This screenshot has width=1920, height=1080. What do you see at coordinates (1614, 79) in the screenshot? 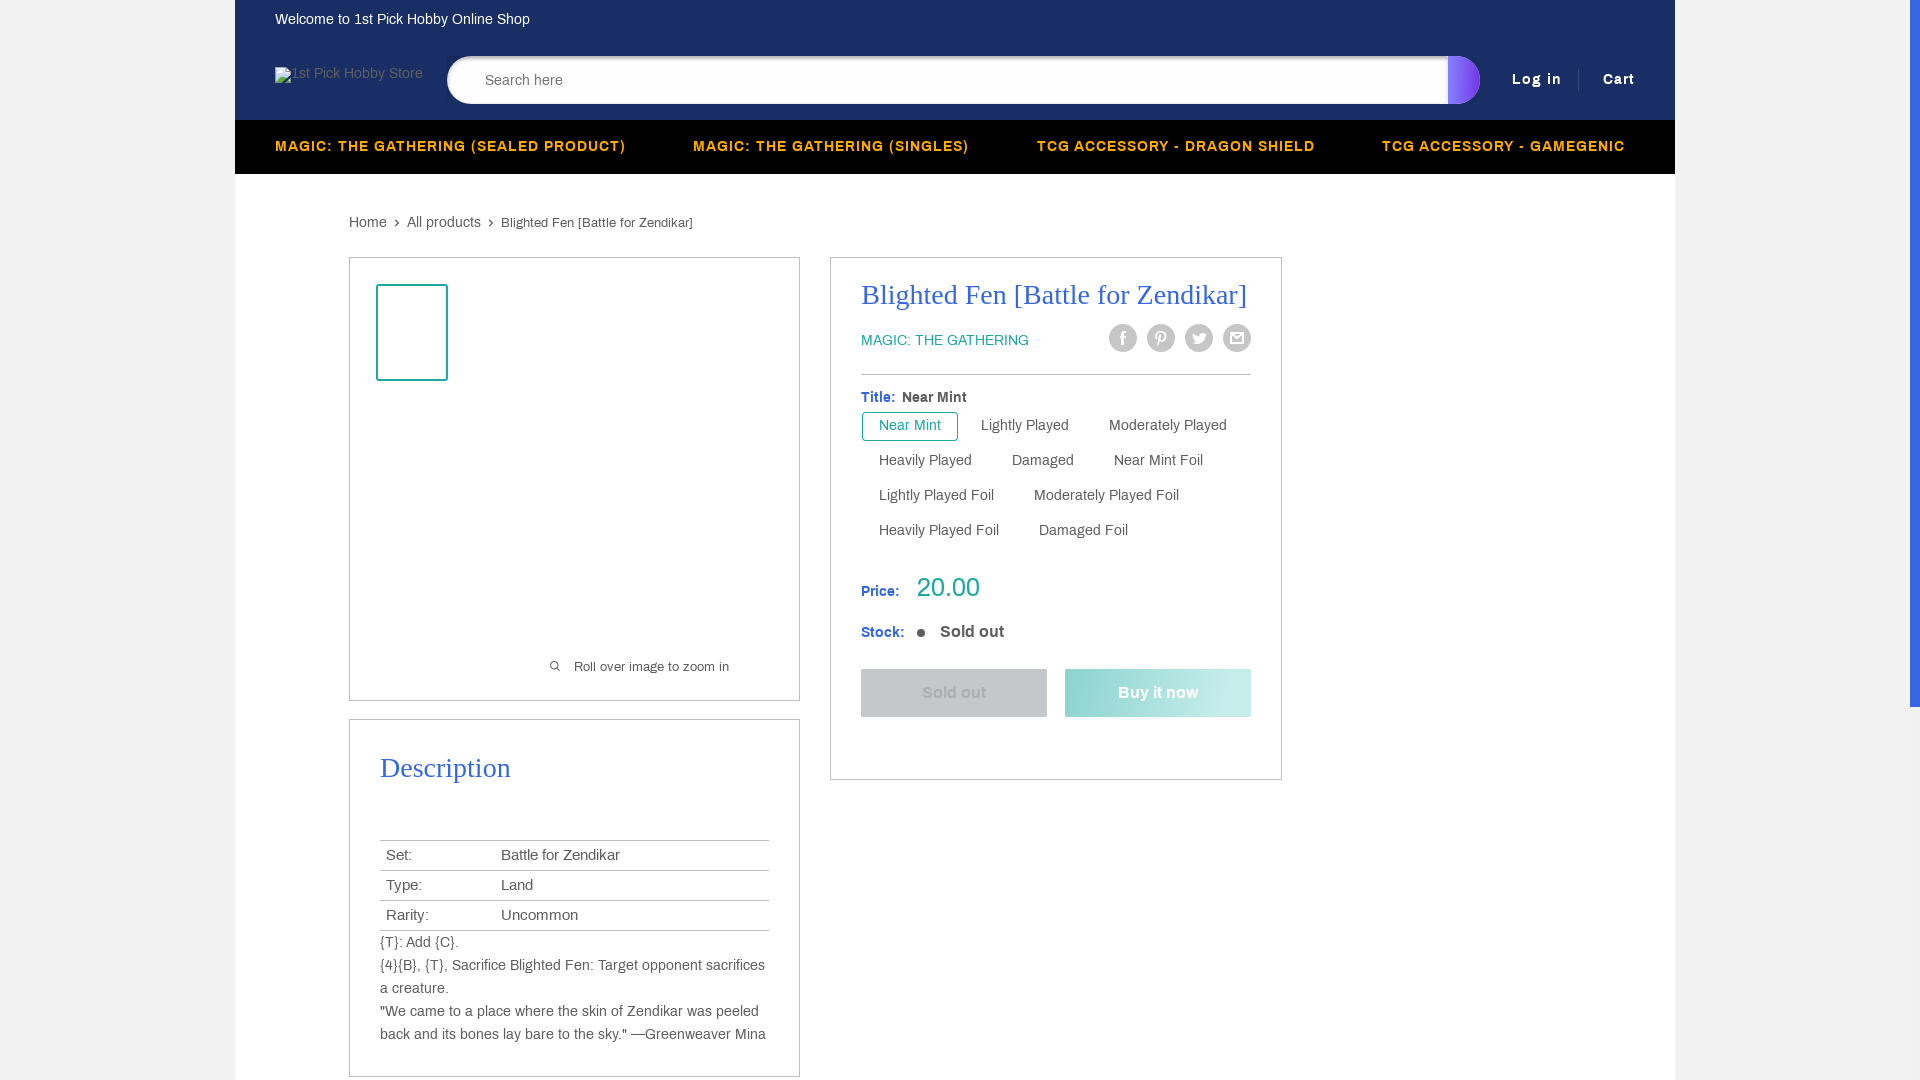
I see `'Cart'` at bounding box center [1614, 79].